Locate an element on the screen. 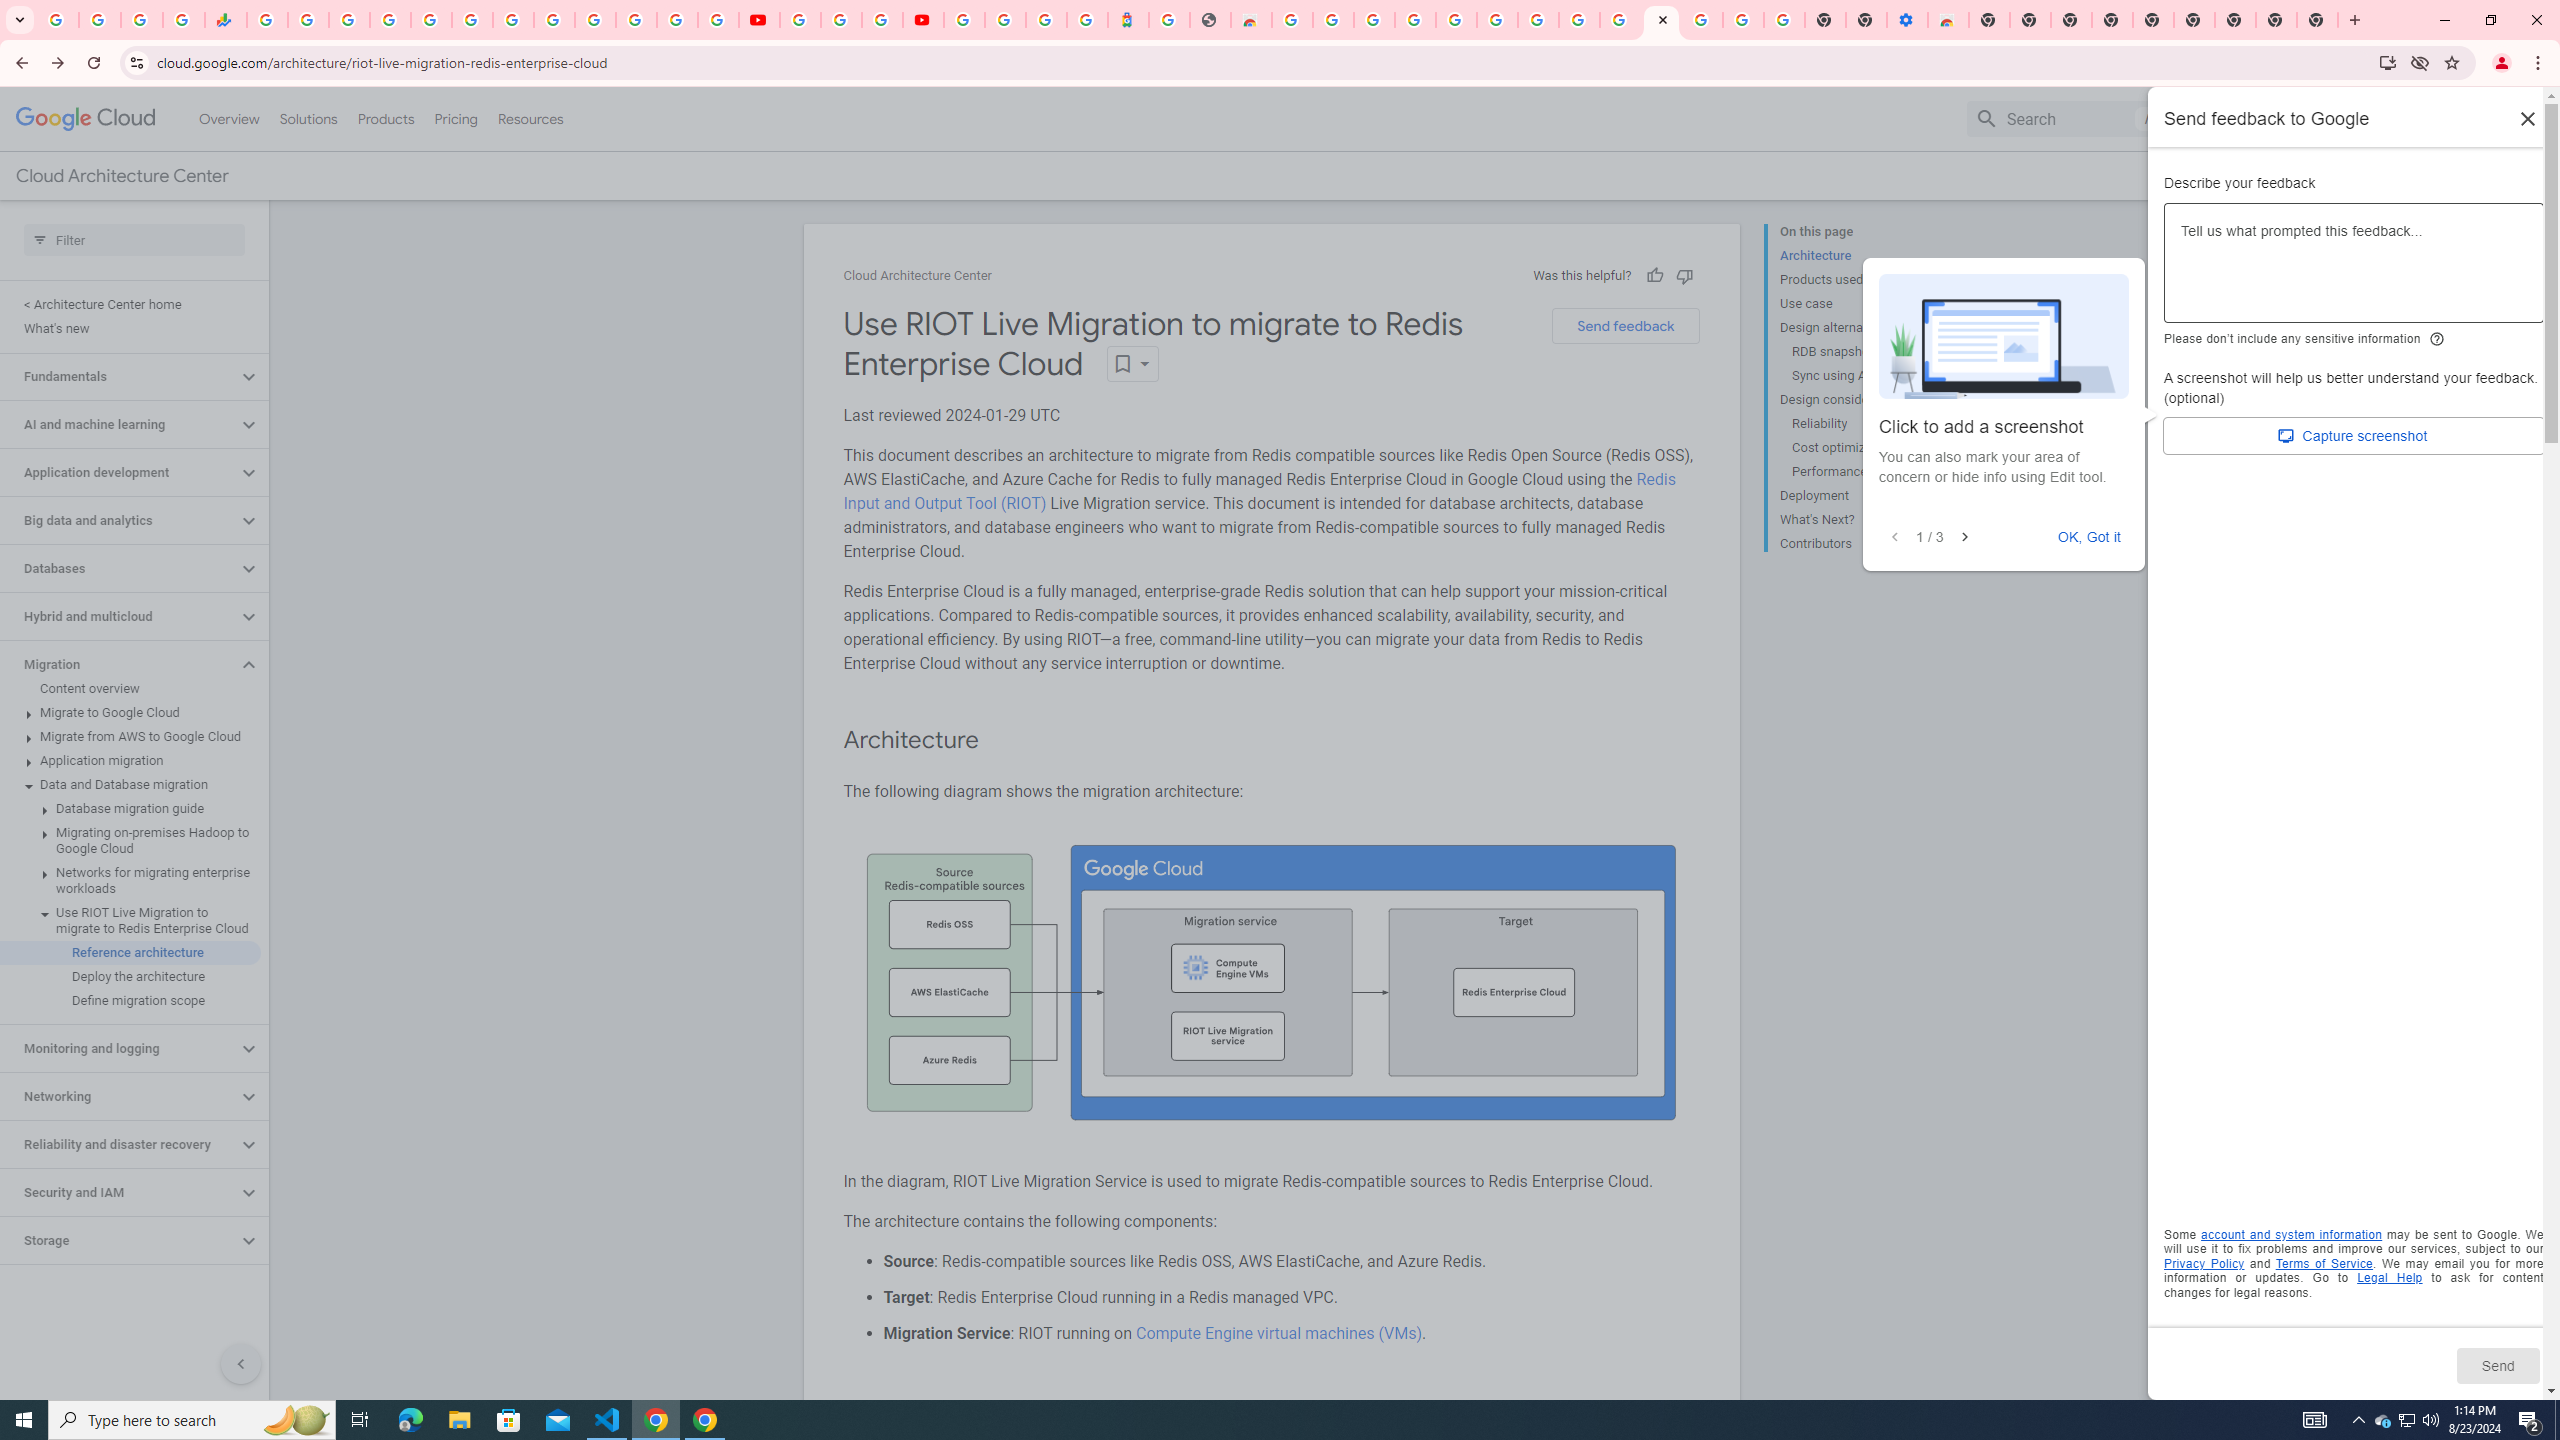  'Contributors' is located at coordinates (1860, 540).